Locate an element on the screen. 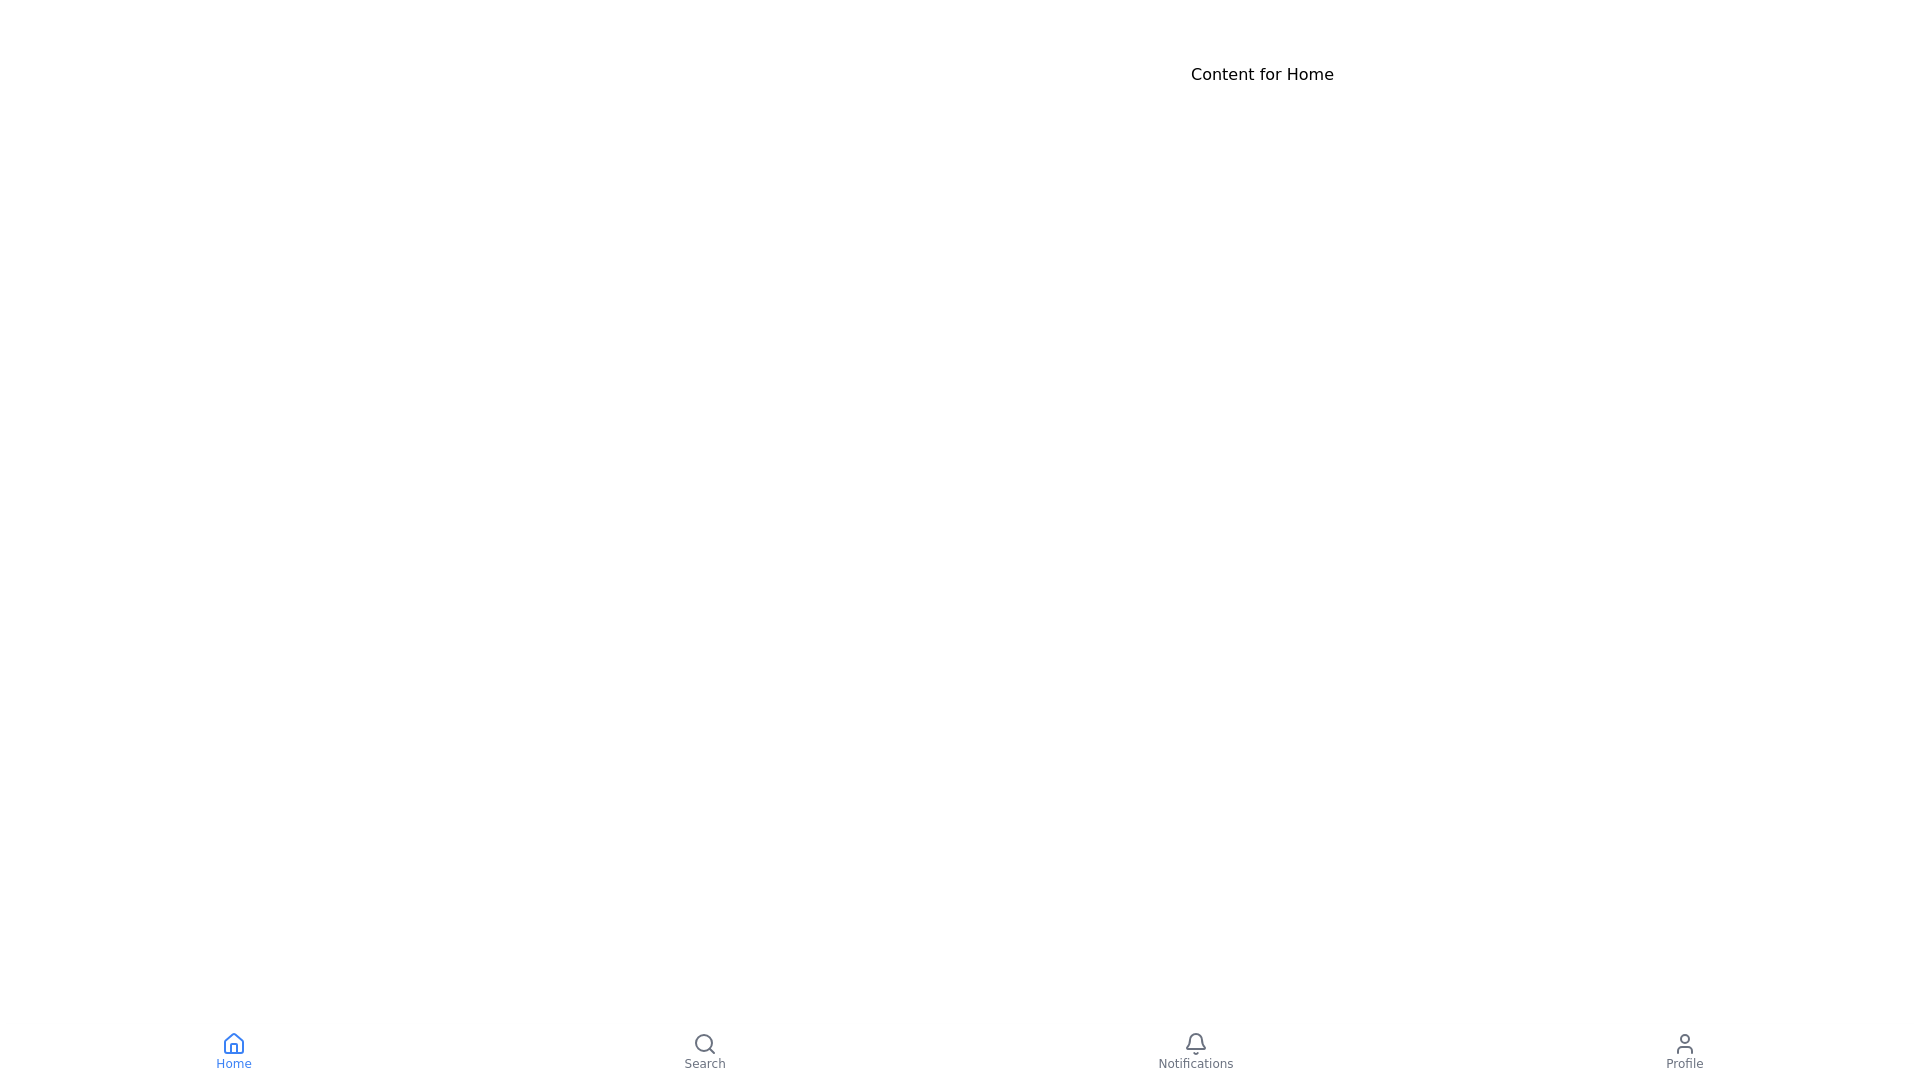 This screenshot has height=1080, width=1920. the 'Home' text label located in the bottom navigation bar, which is styled with a small font, medium weight, and blue color, positioned beneath the house icon is located at coordinates (234, 1063).